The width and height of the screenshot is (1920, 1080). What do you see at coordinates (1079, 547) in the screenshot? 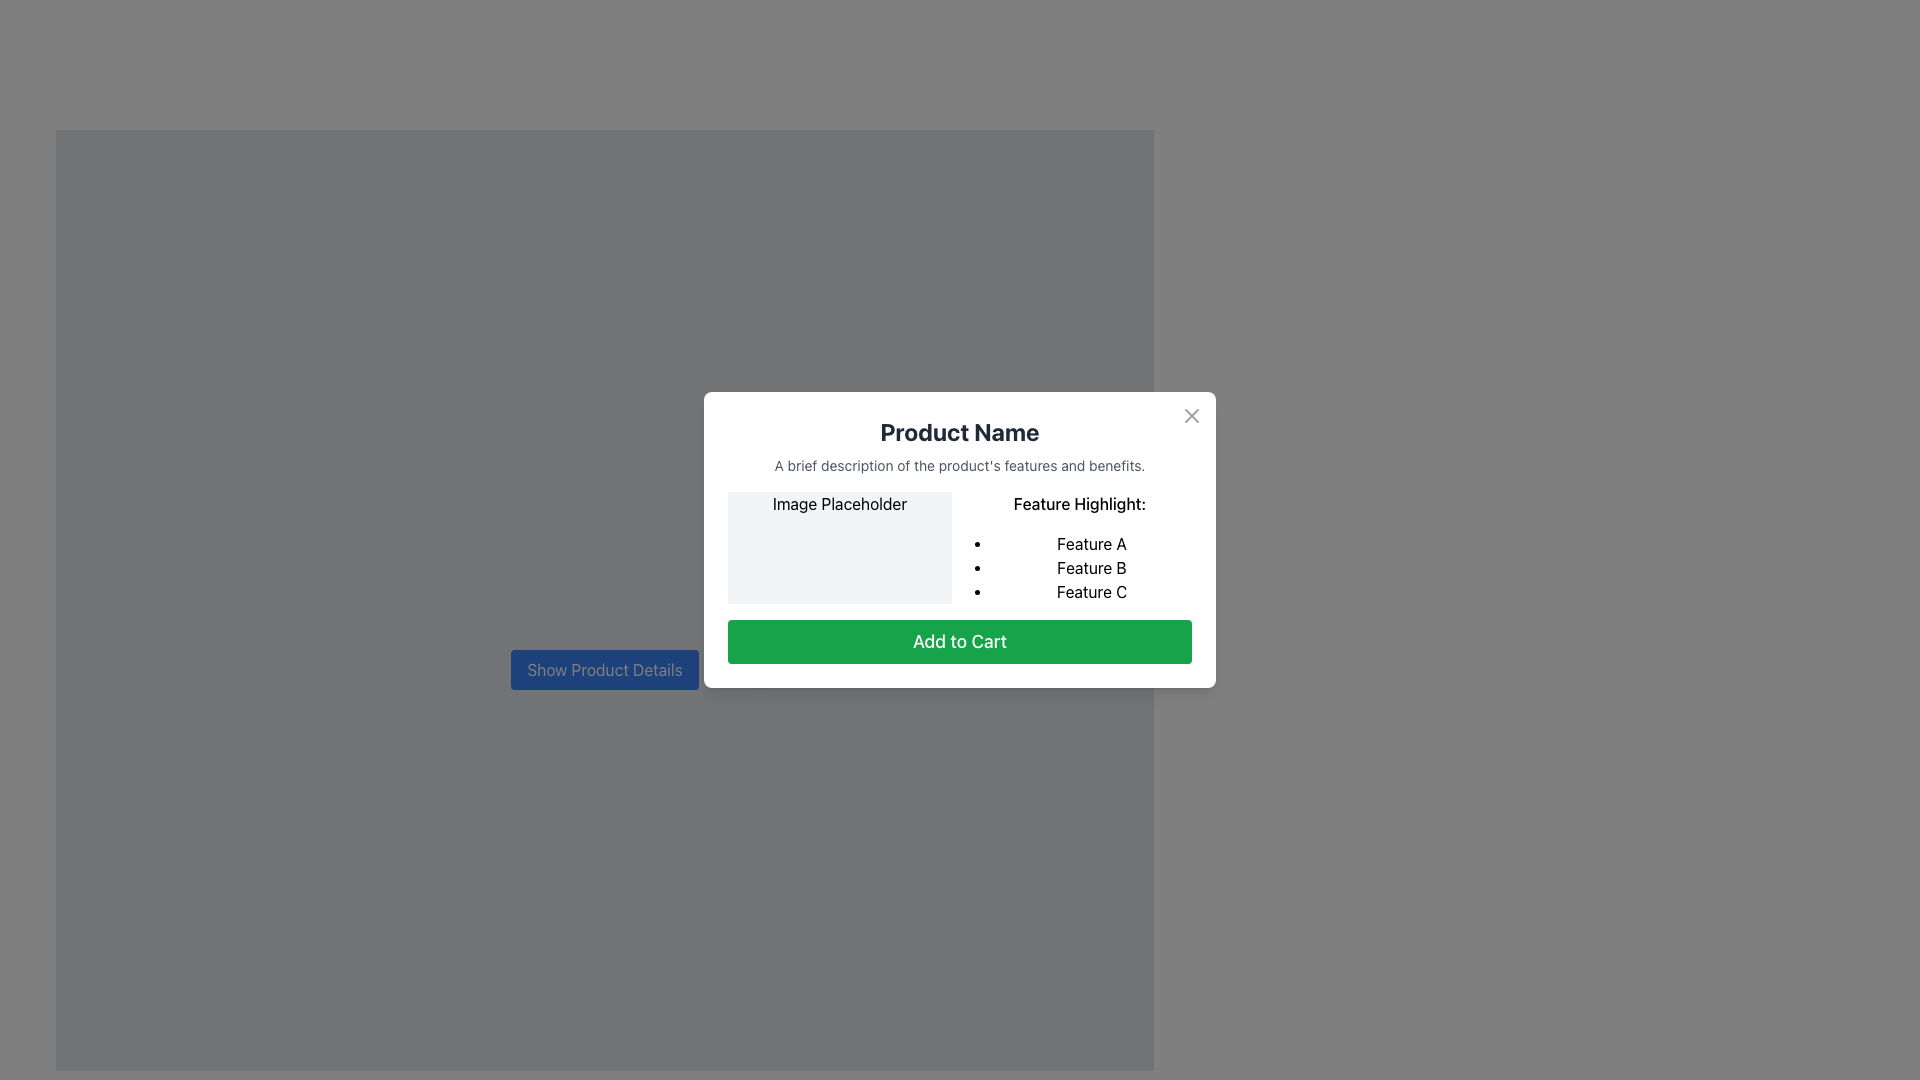
I see `the vertically aligned list containing the title 'Feature Highlight:' and the bullet points 'Feature A', 'Feature B', and 'Feature C'` at bounding box center [1079, 547].